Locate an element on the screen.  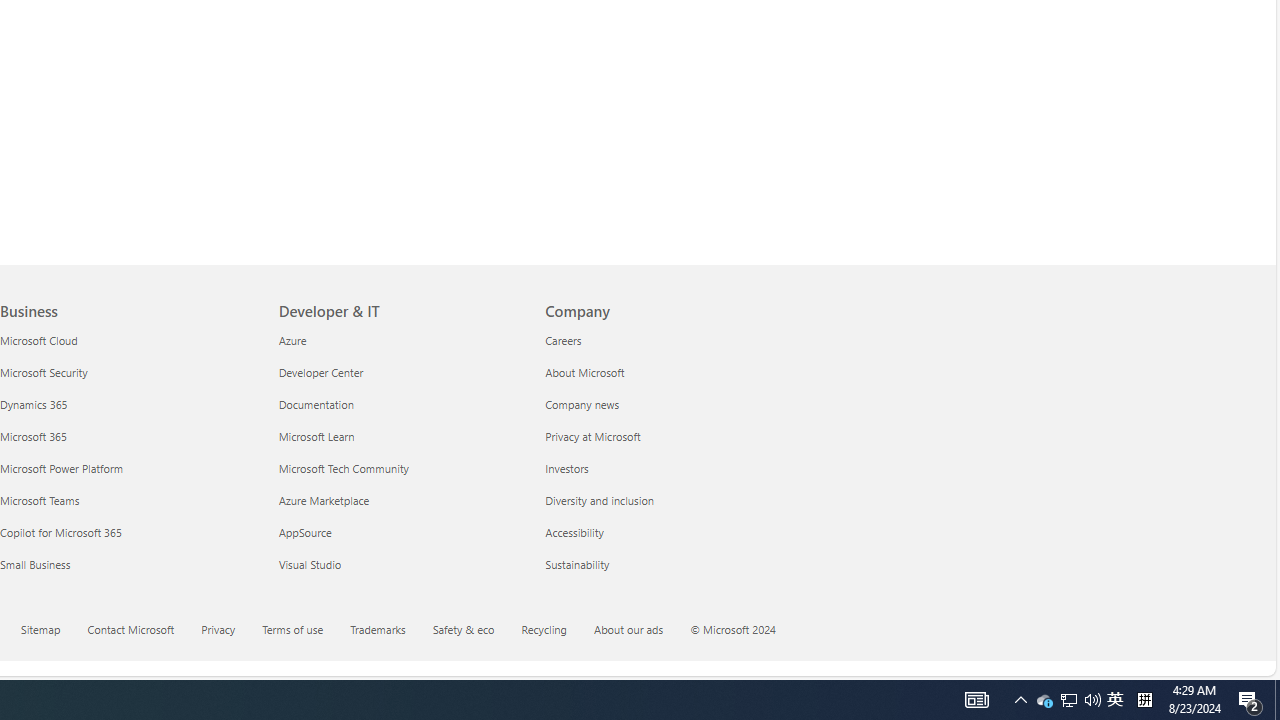
'Microsoft Tech Community' is located at coordinates (400, 468).